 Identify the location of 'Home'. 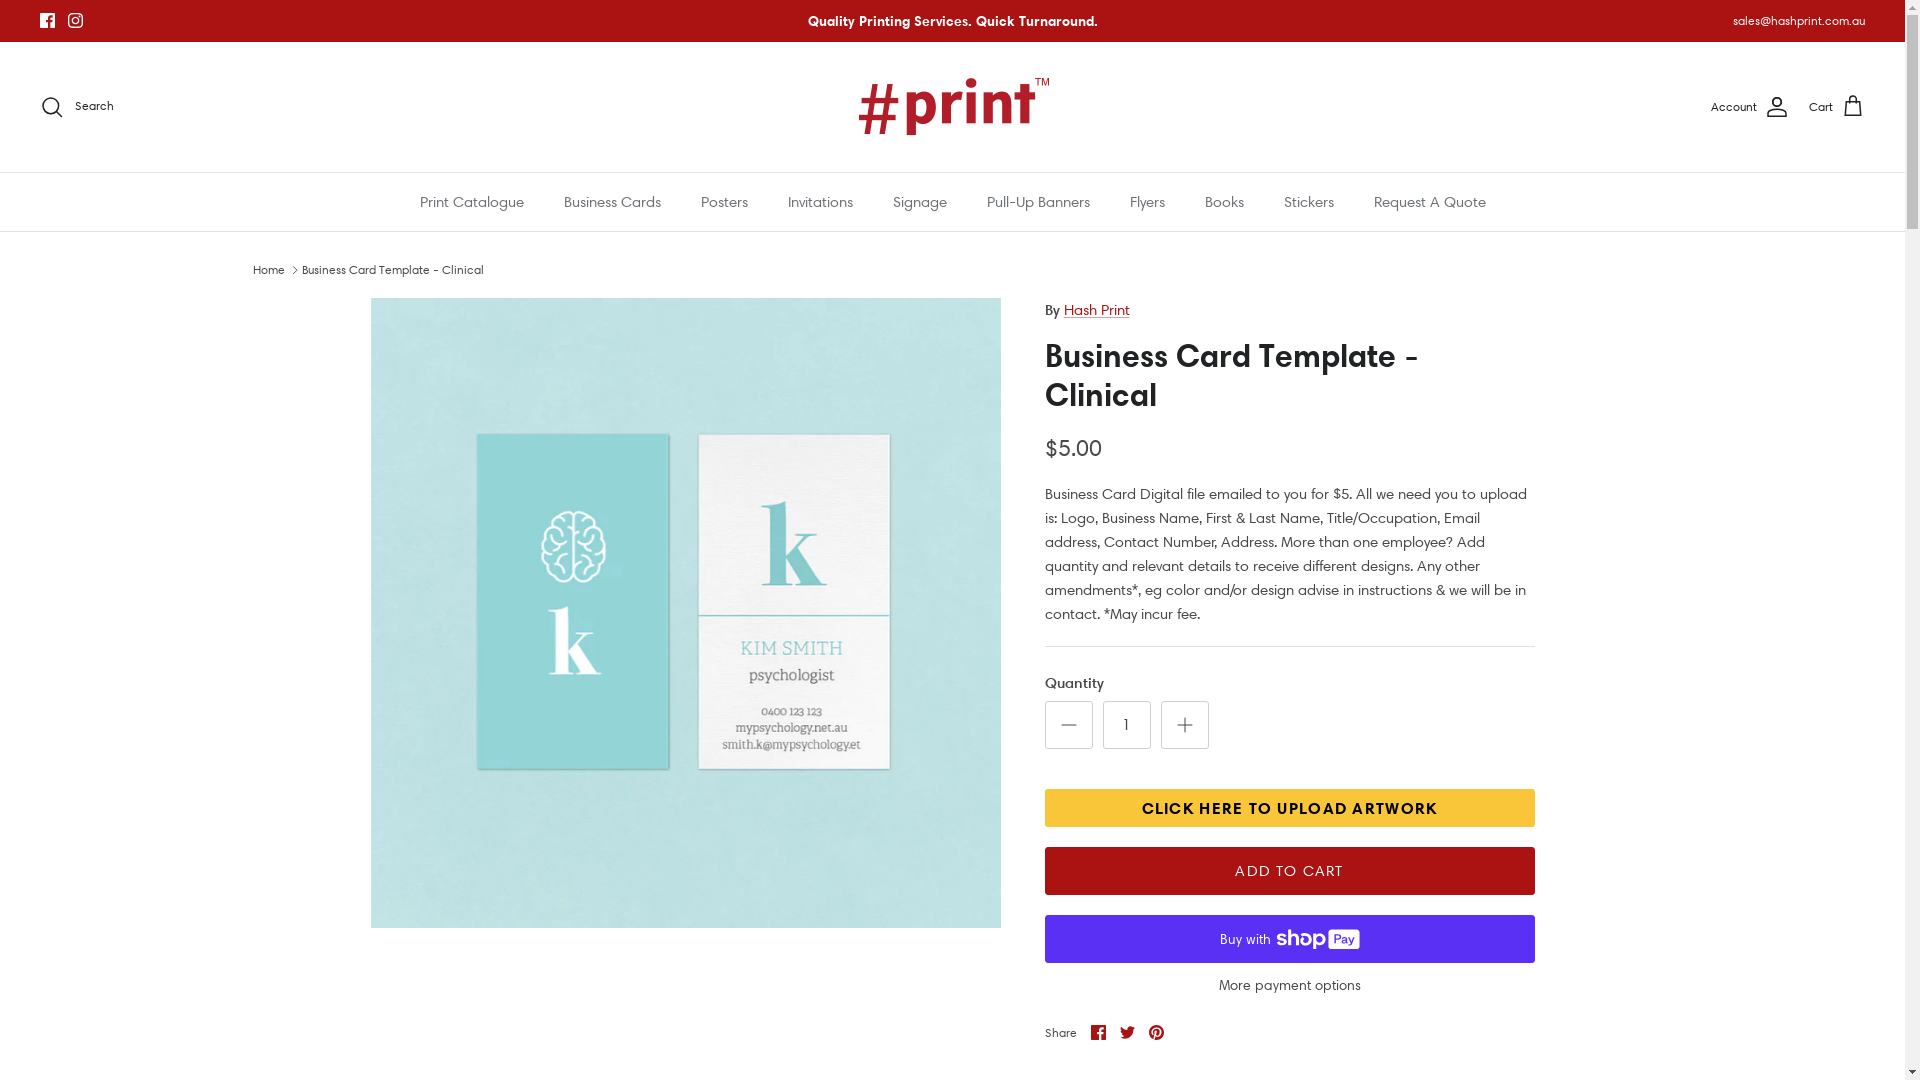
(267, 268).